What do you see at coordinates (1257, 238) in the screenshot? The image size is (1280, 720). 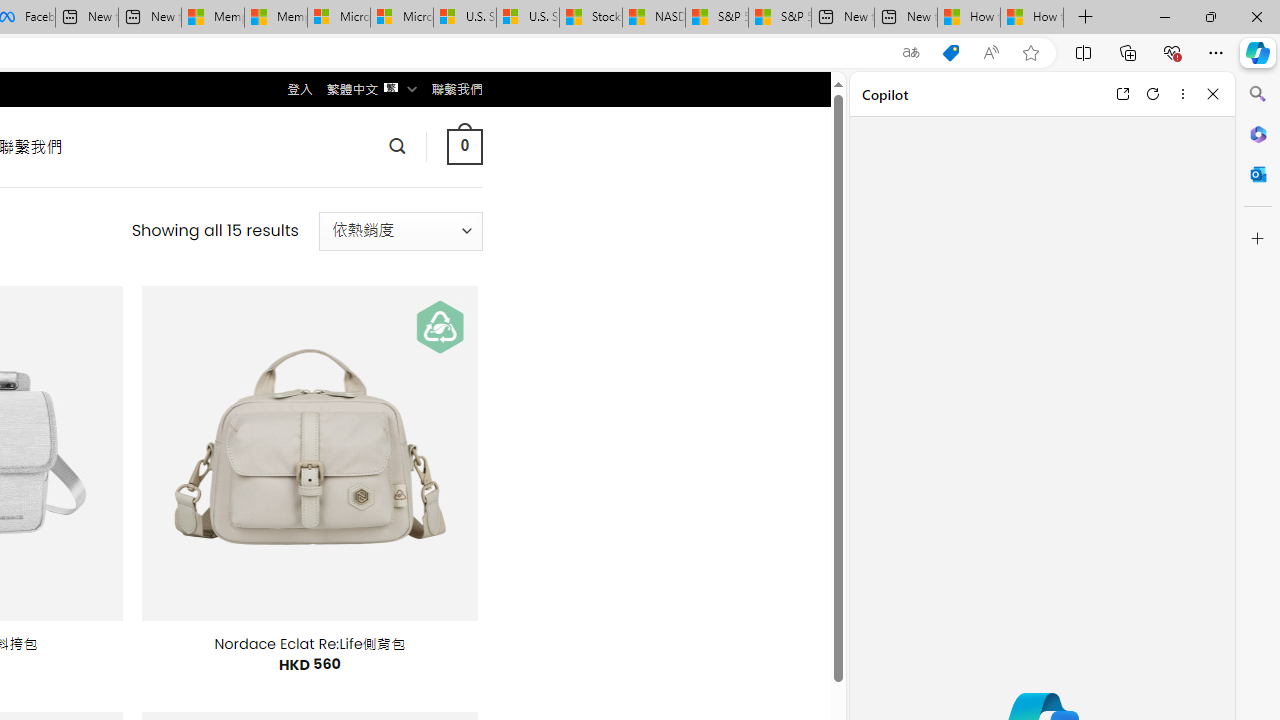 I see `'Customize'` at bounding box center [1257, 238].